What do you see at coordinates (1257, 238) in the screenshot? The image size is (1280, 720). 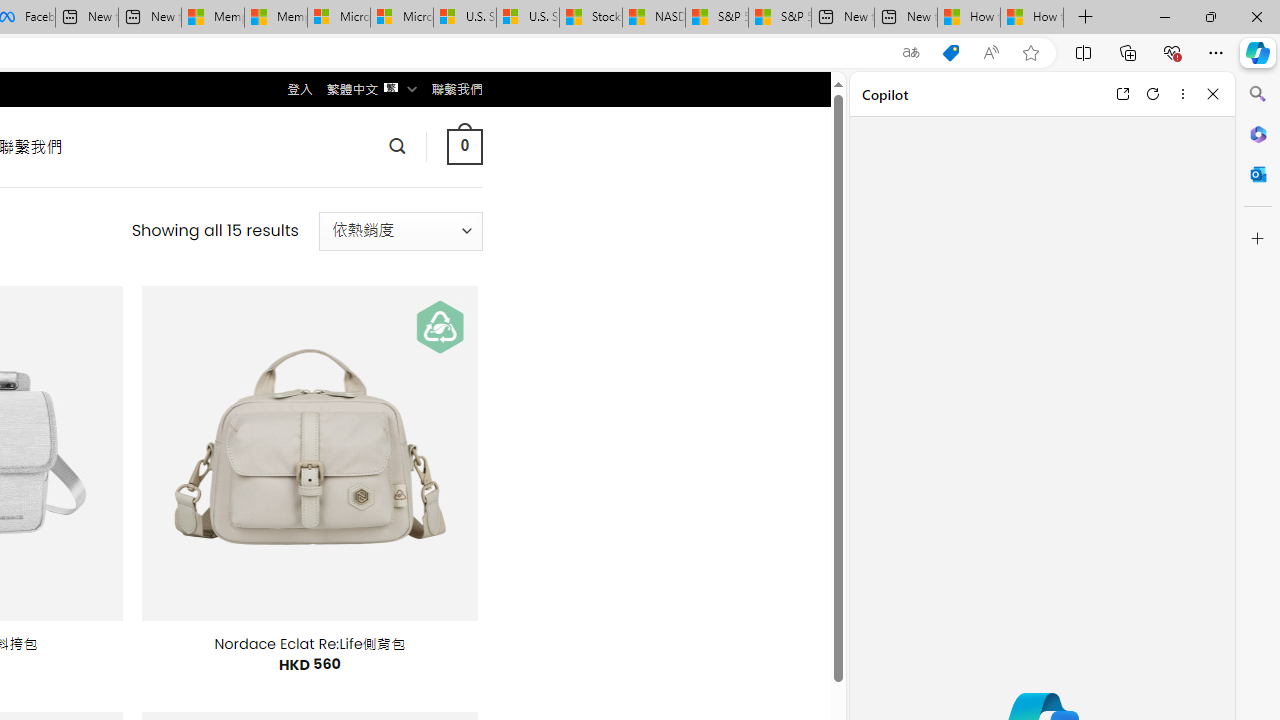 I see `'Customize'` at bounding box center [1257, 238].